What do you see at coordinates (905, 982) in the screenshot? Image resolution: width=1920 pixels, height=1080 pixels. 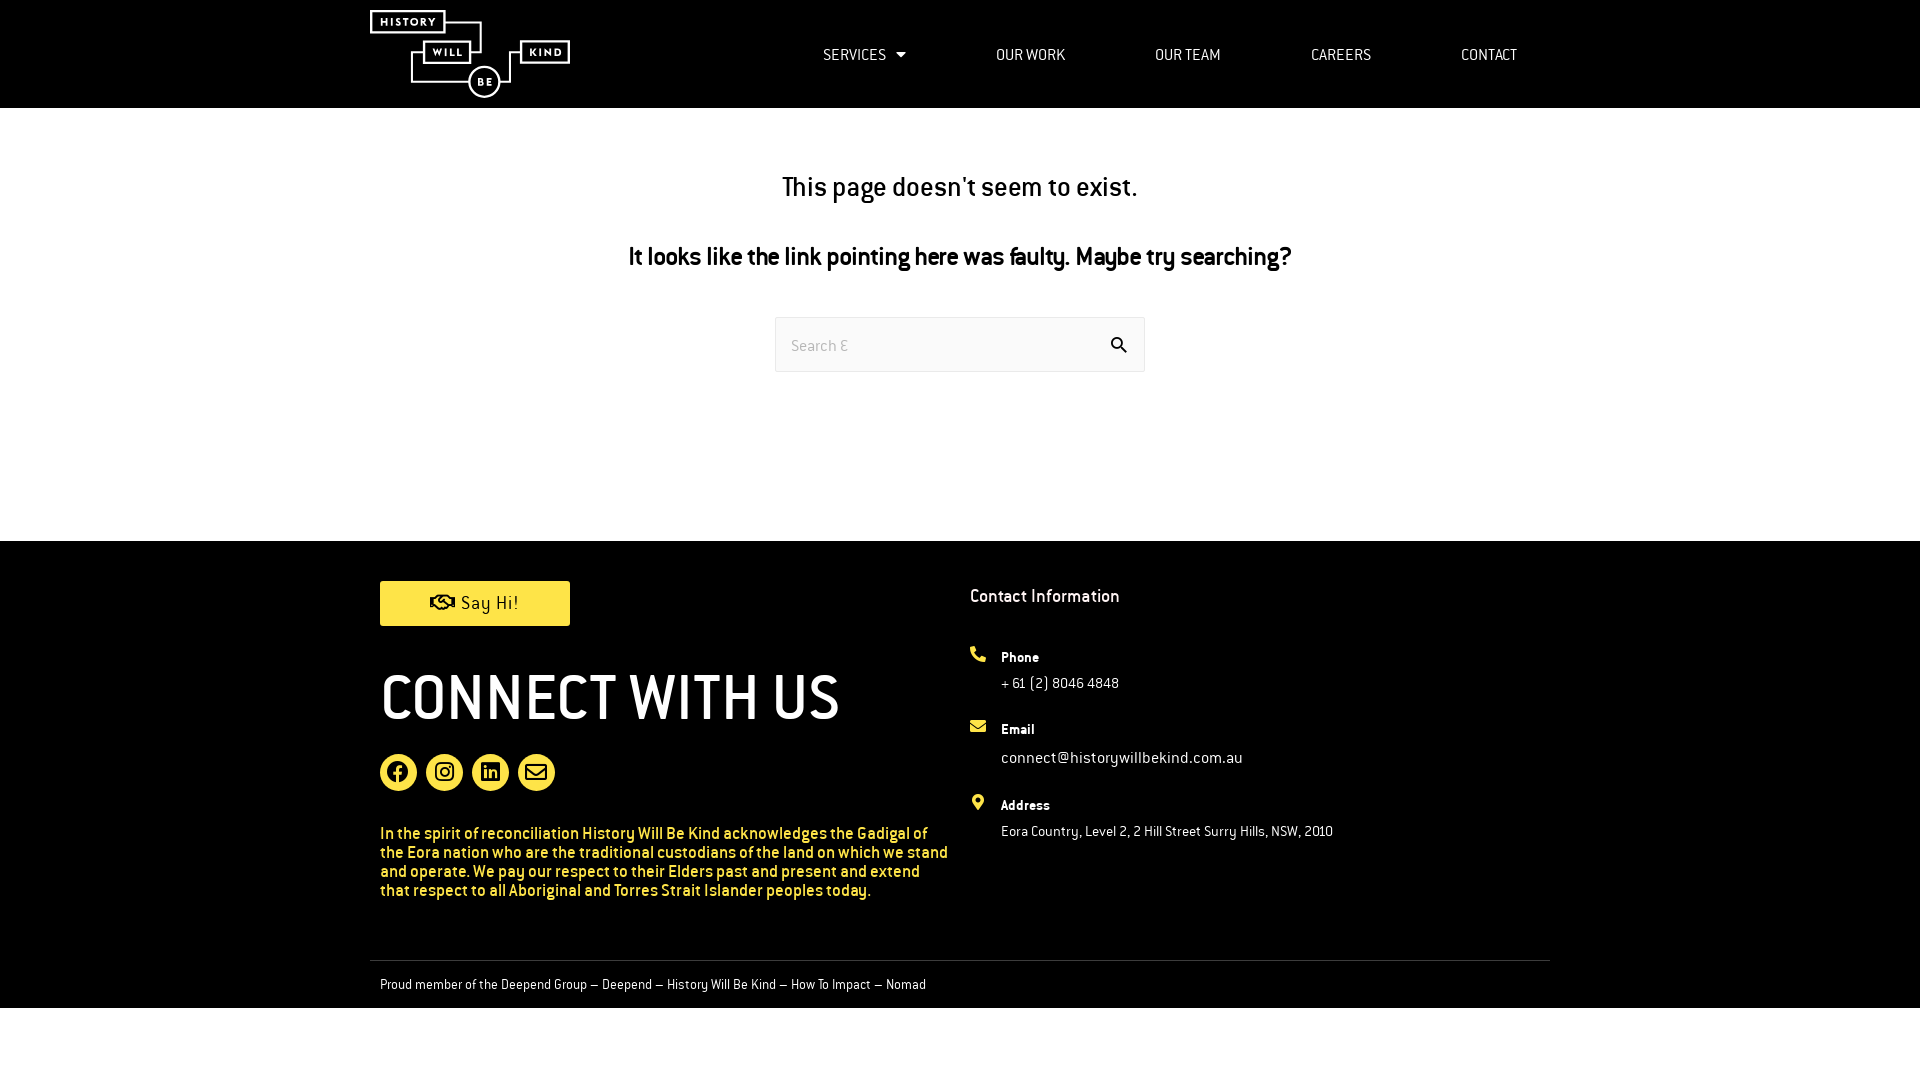 I see `'Nomad'` at bounding box center [905, 982].